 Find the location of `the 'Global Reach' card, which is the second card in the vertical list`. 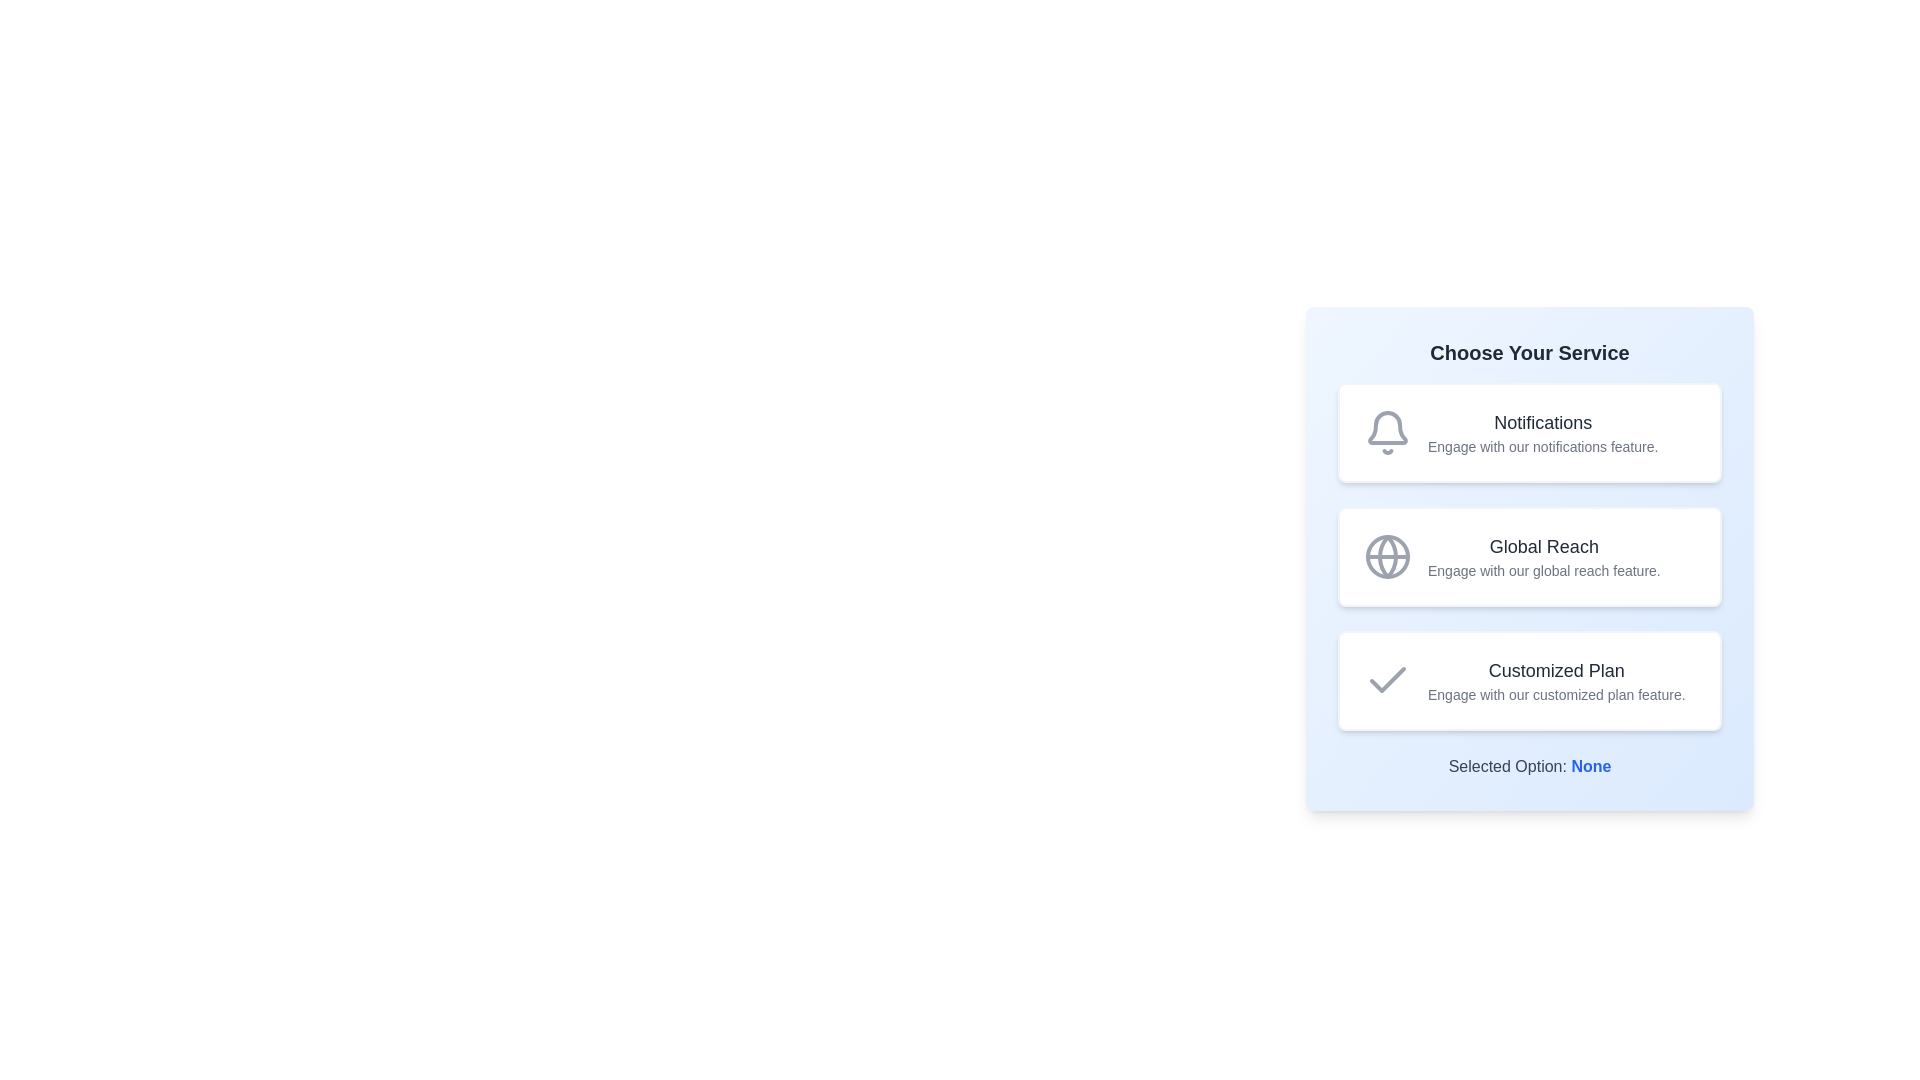

the 'Global Reach' card, which is the second card in the vertical list is located at coordinates (1529, 559).